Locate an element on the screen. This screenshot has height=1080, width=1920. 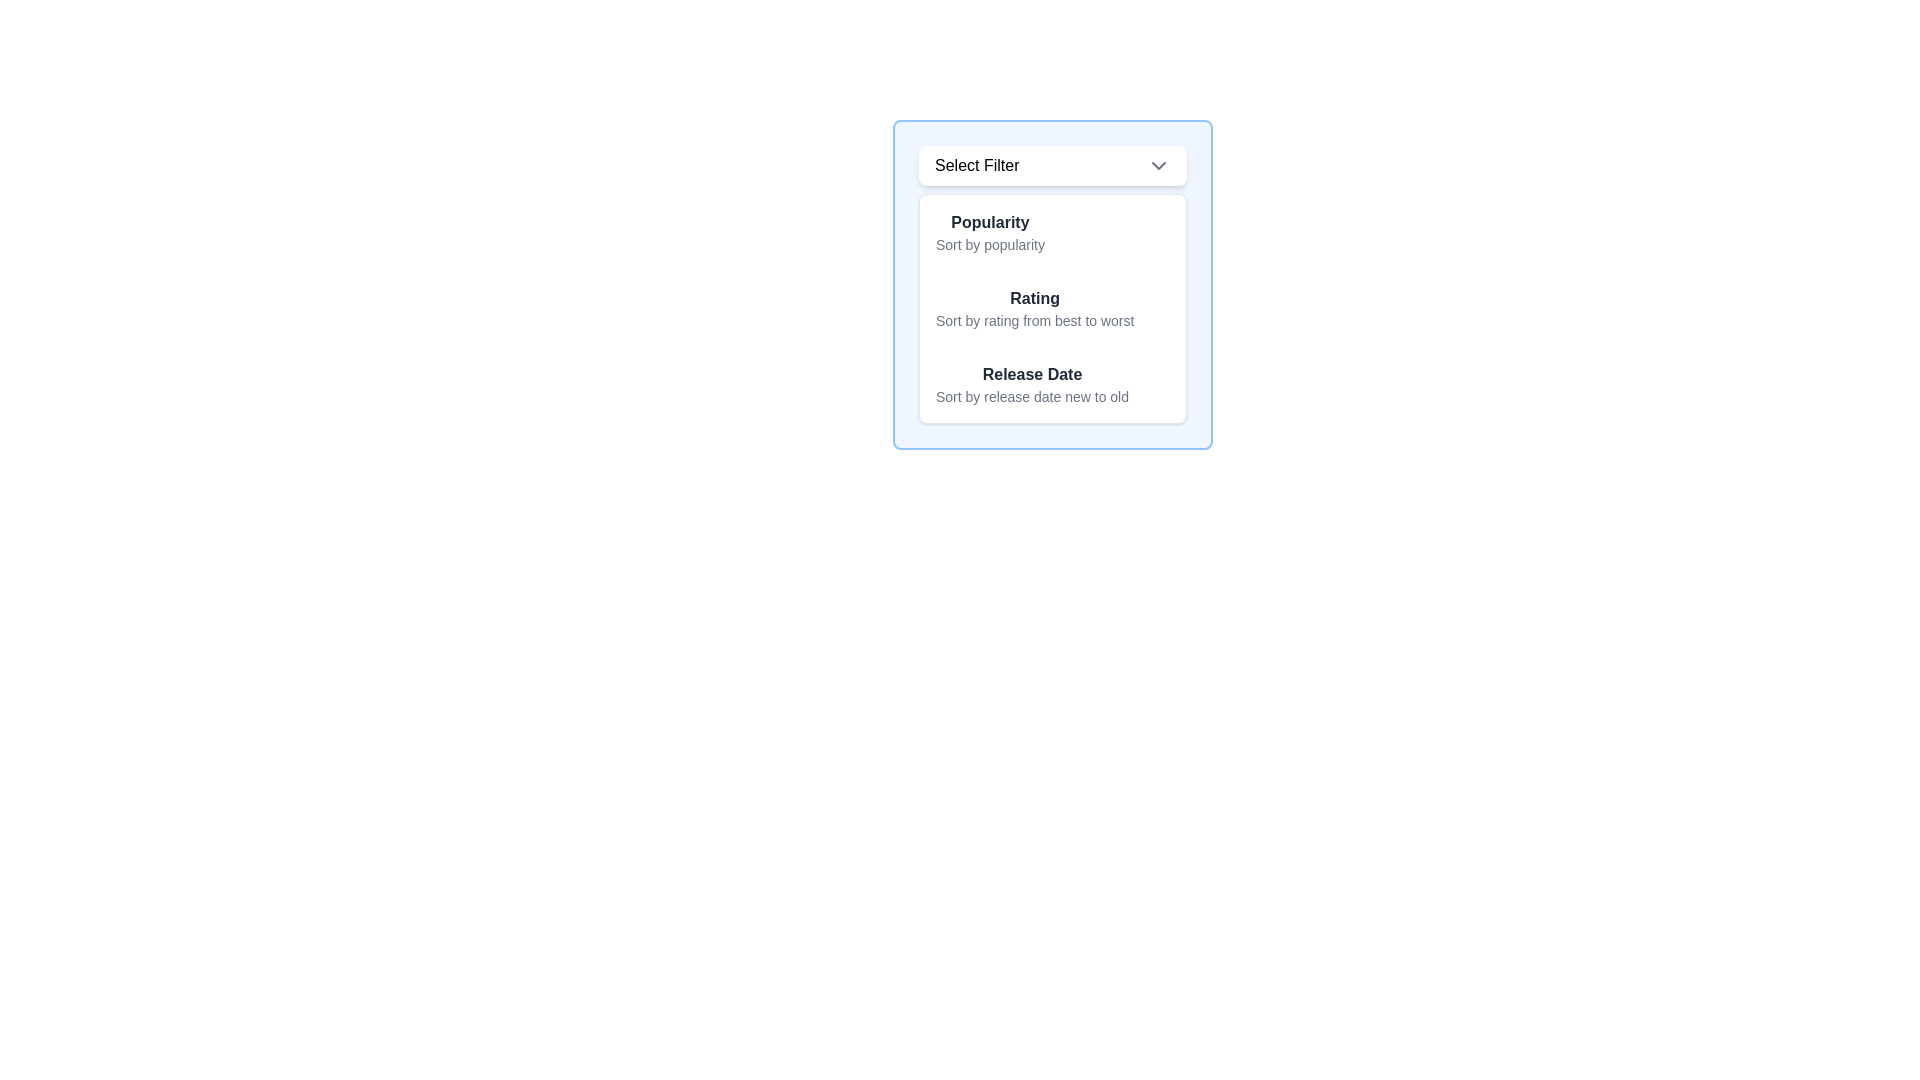
the third option in the dropdown menu, which allows users to sort content by release date is located at coordinates (1032, 385).